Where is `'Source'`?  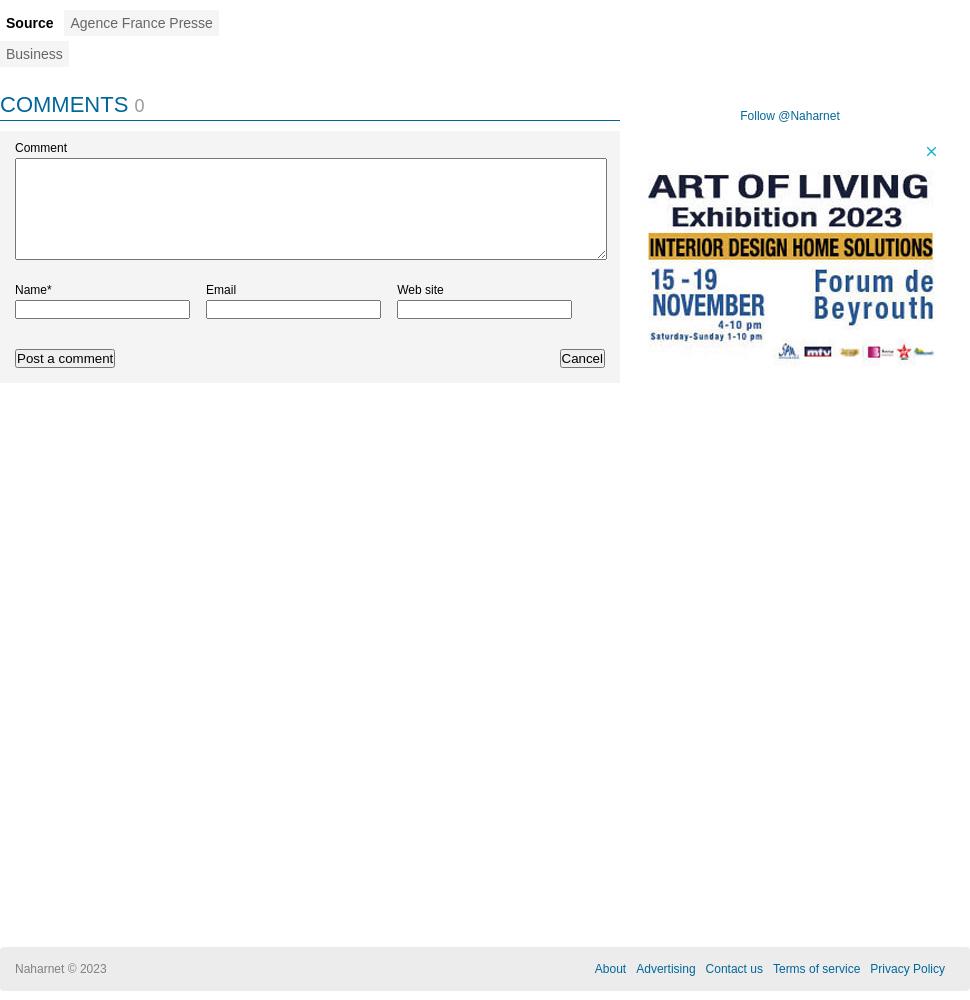 'Source' is located at coordinates (29, 23).